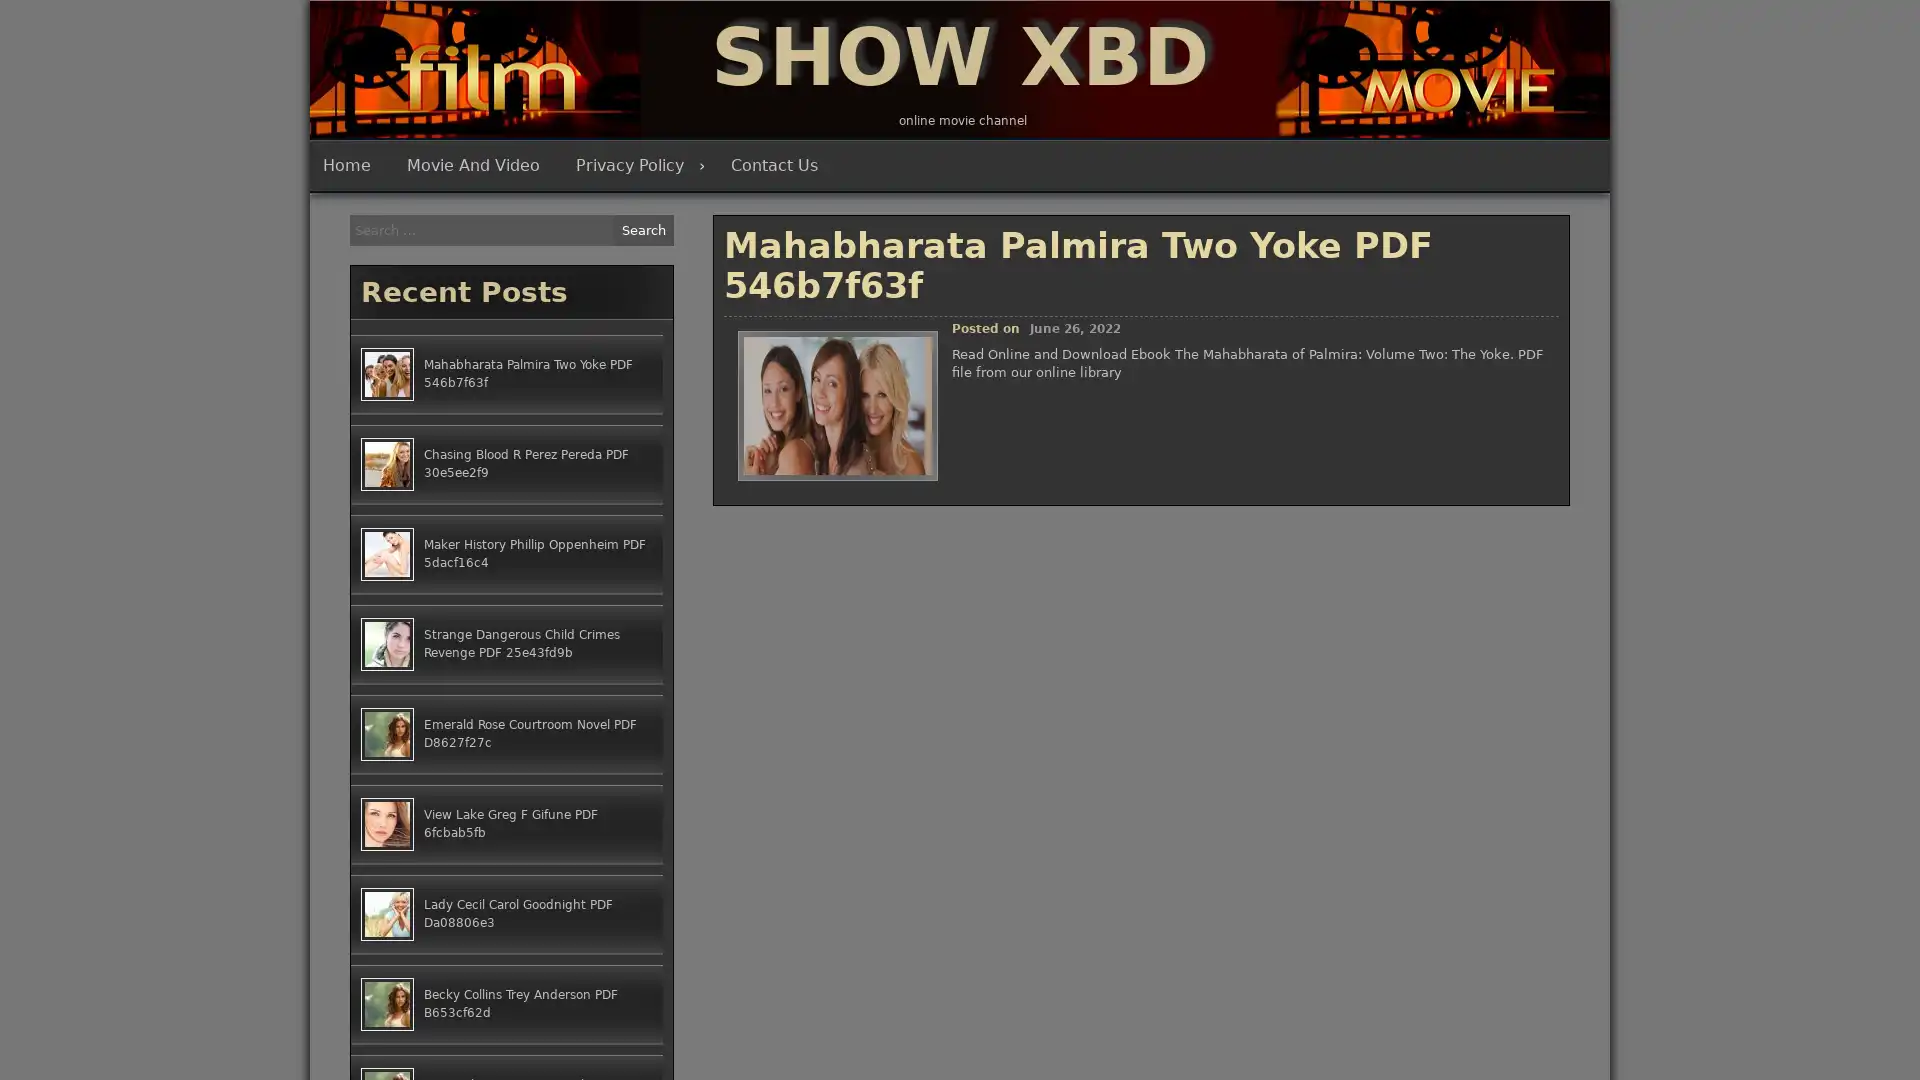  I want to click on Search, so click(643, 229).